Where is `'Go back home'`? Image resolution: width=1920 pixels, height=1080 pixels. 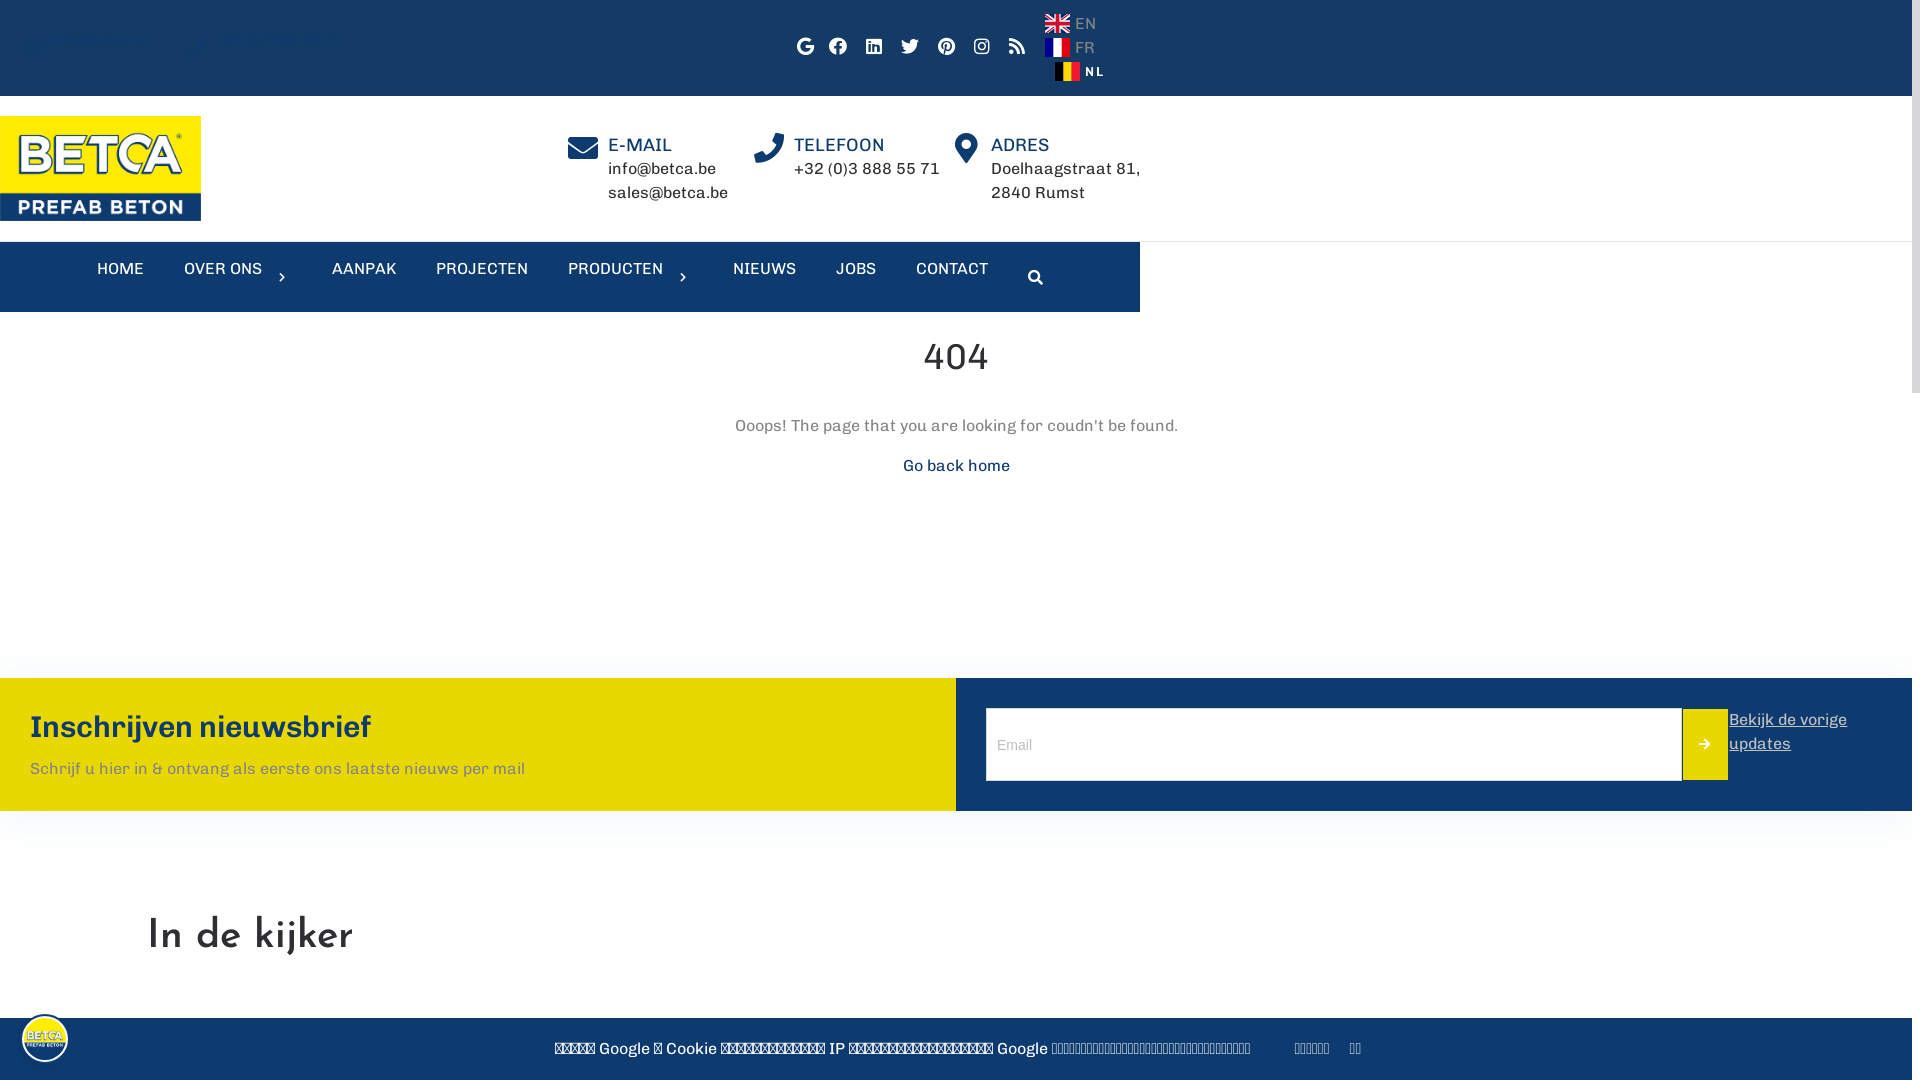 'Go back home' is located at coordinates (954, 465).